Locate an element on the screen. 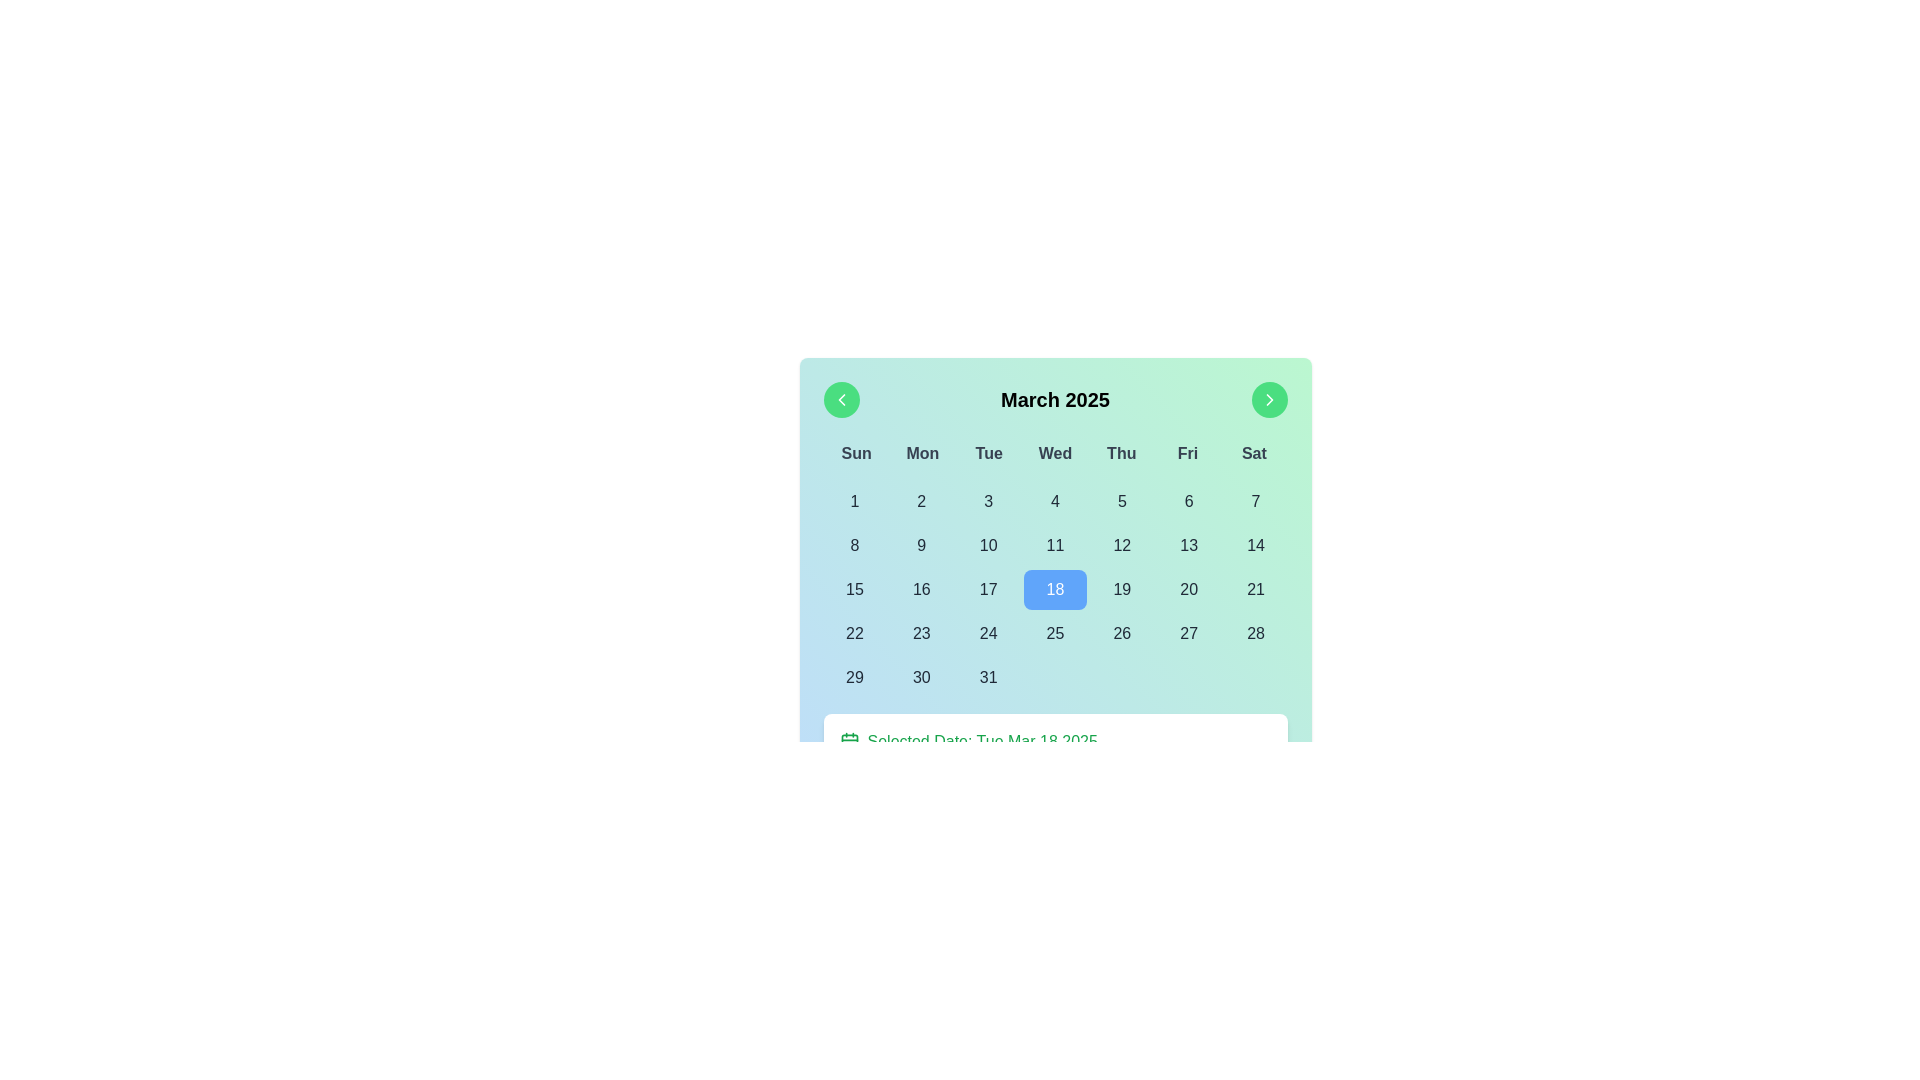 The height and width of the screenshot is (1080, 1920). the button representing the date 6 in the calendar interface is located at coordinates (1189, 500).